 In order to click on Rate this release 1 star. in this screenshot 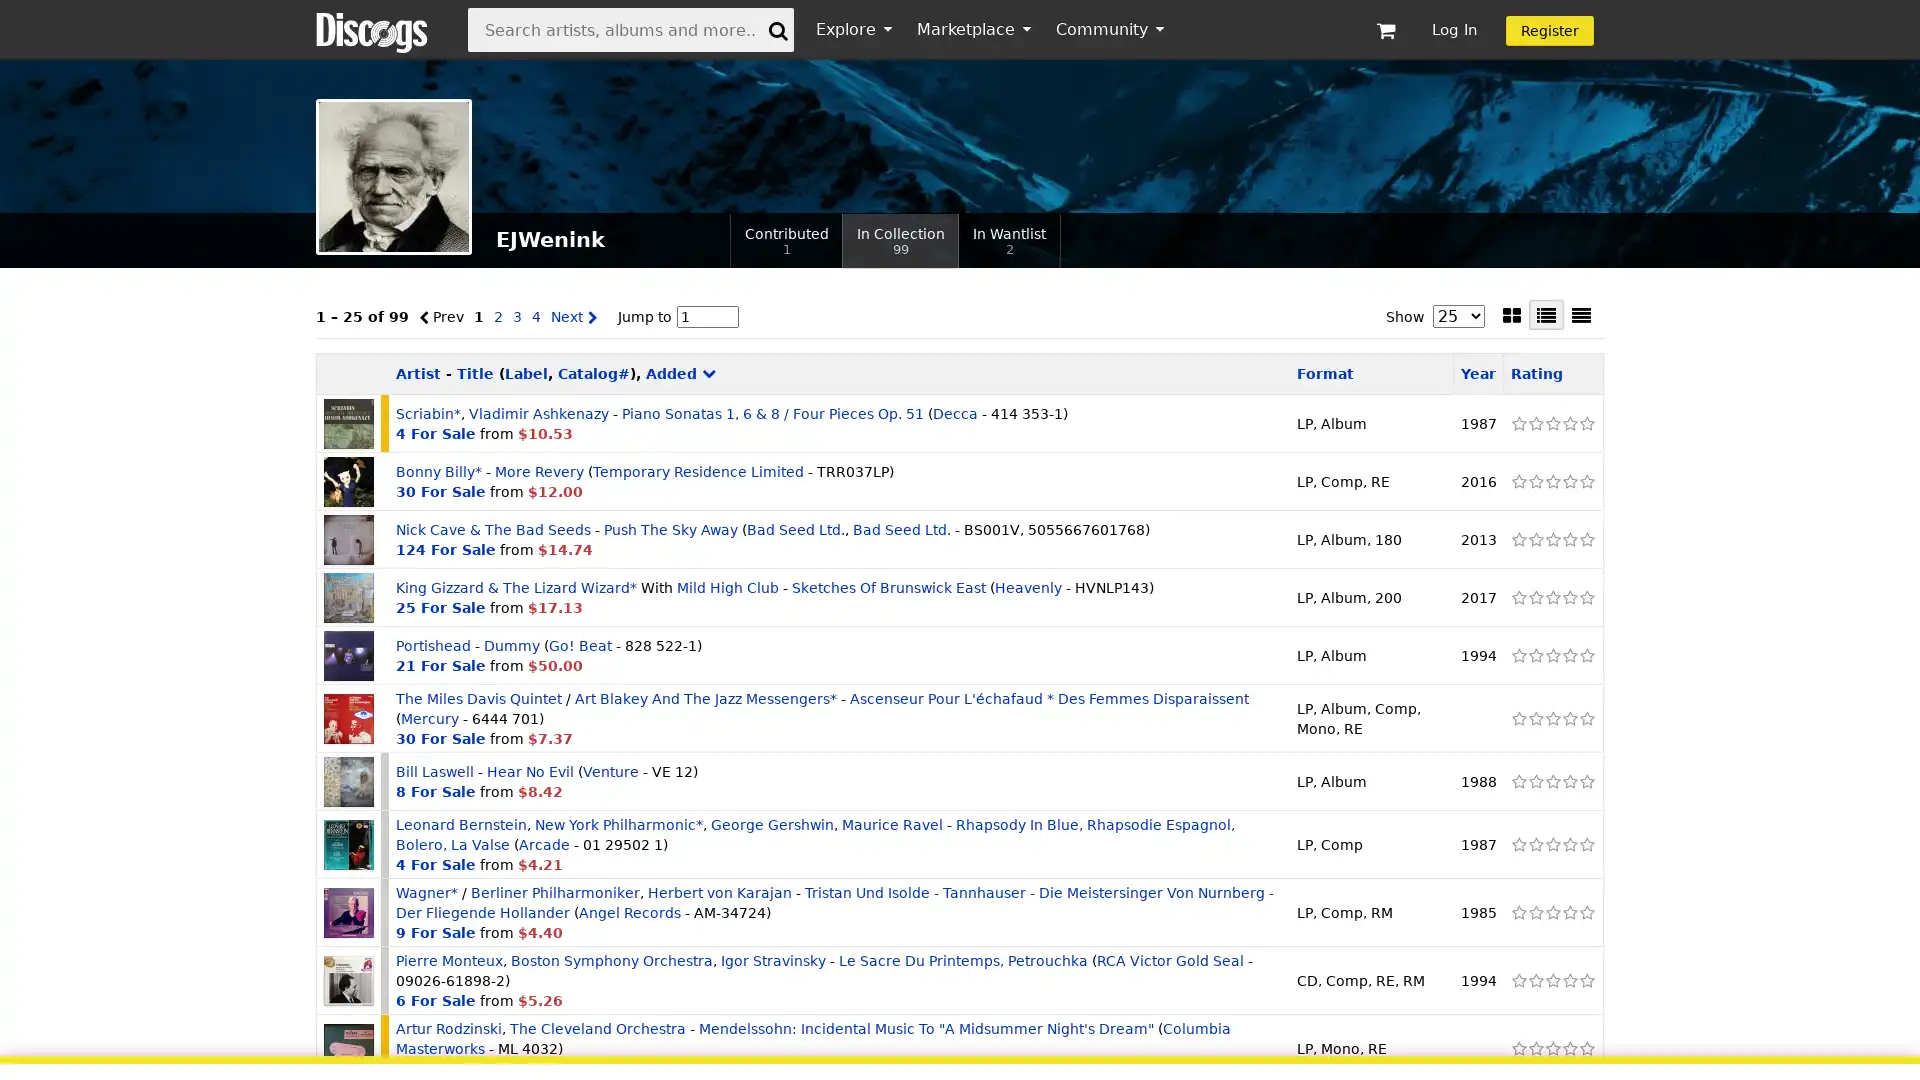, I will do `click(1518, 482)`.